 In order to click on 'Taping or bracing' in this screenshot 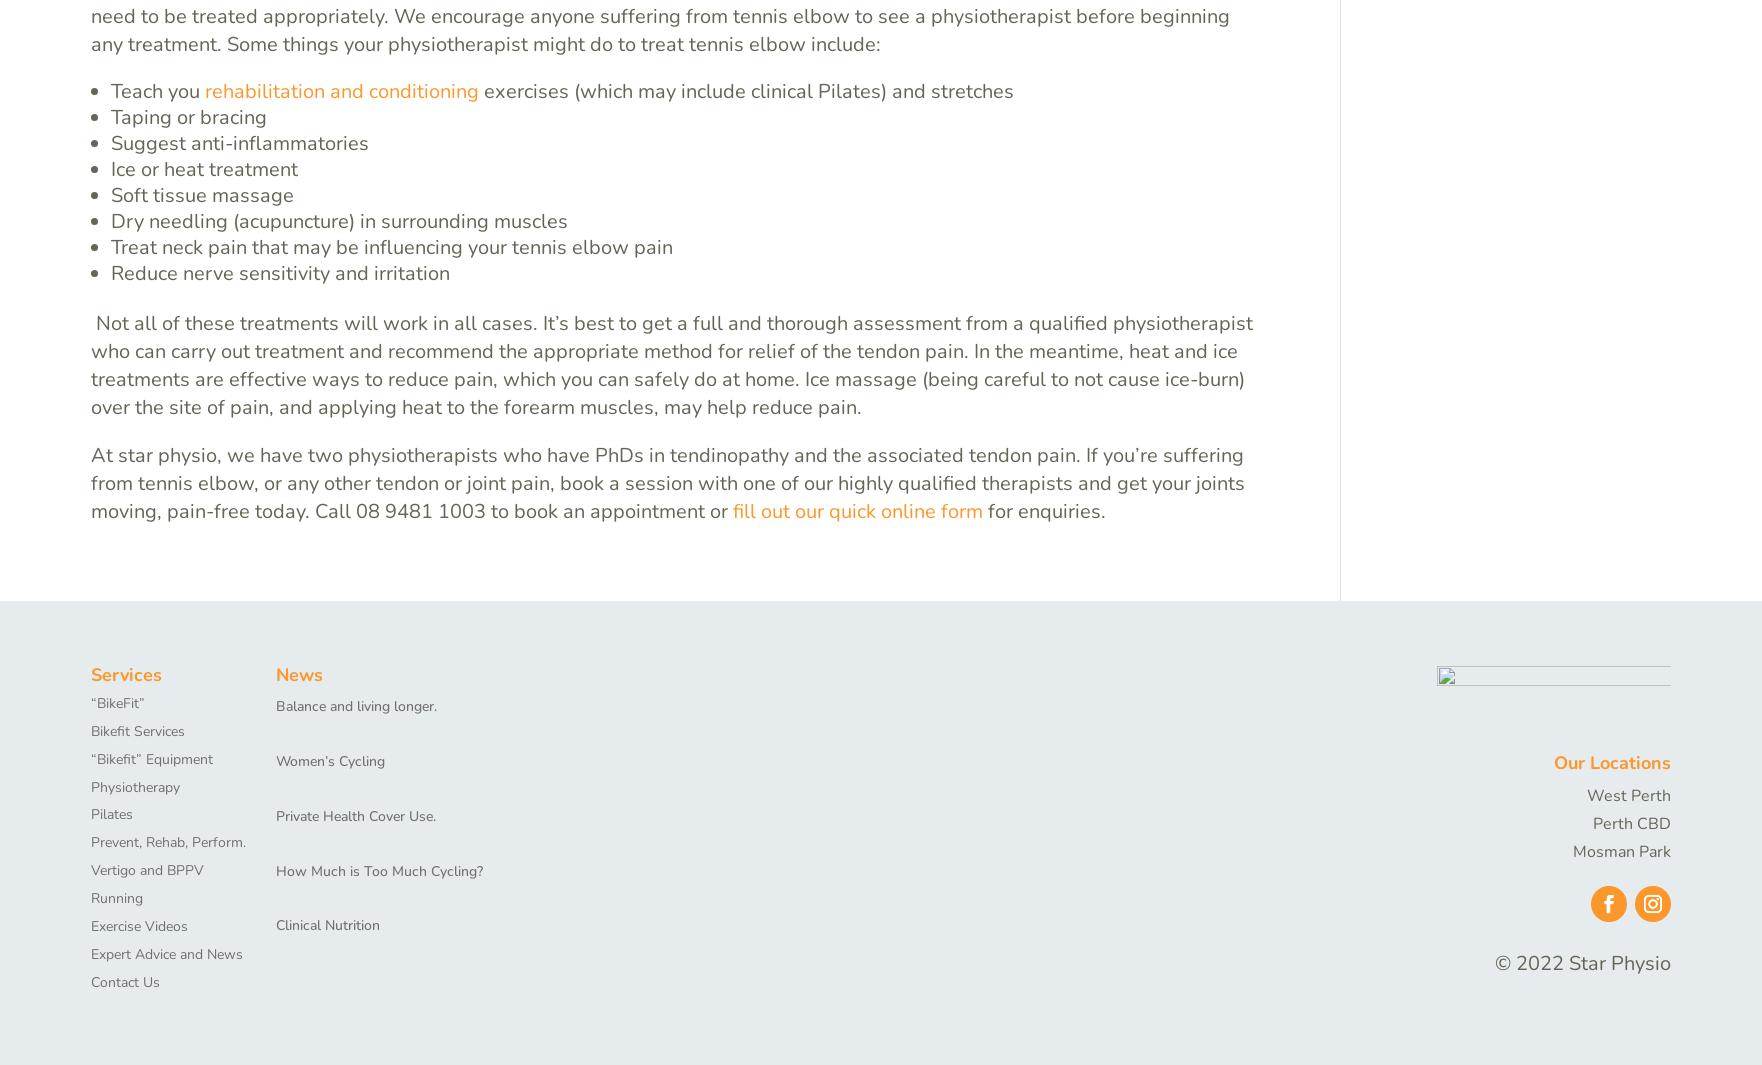, I will do `click(189, 115)`.